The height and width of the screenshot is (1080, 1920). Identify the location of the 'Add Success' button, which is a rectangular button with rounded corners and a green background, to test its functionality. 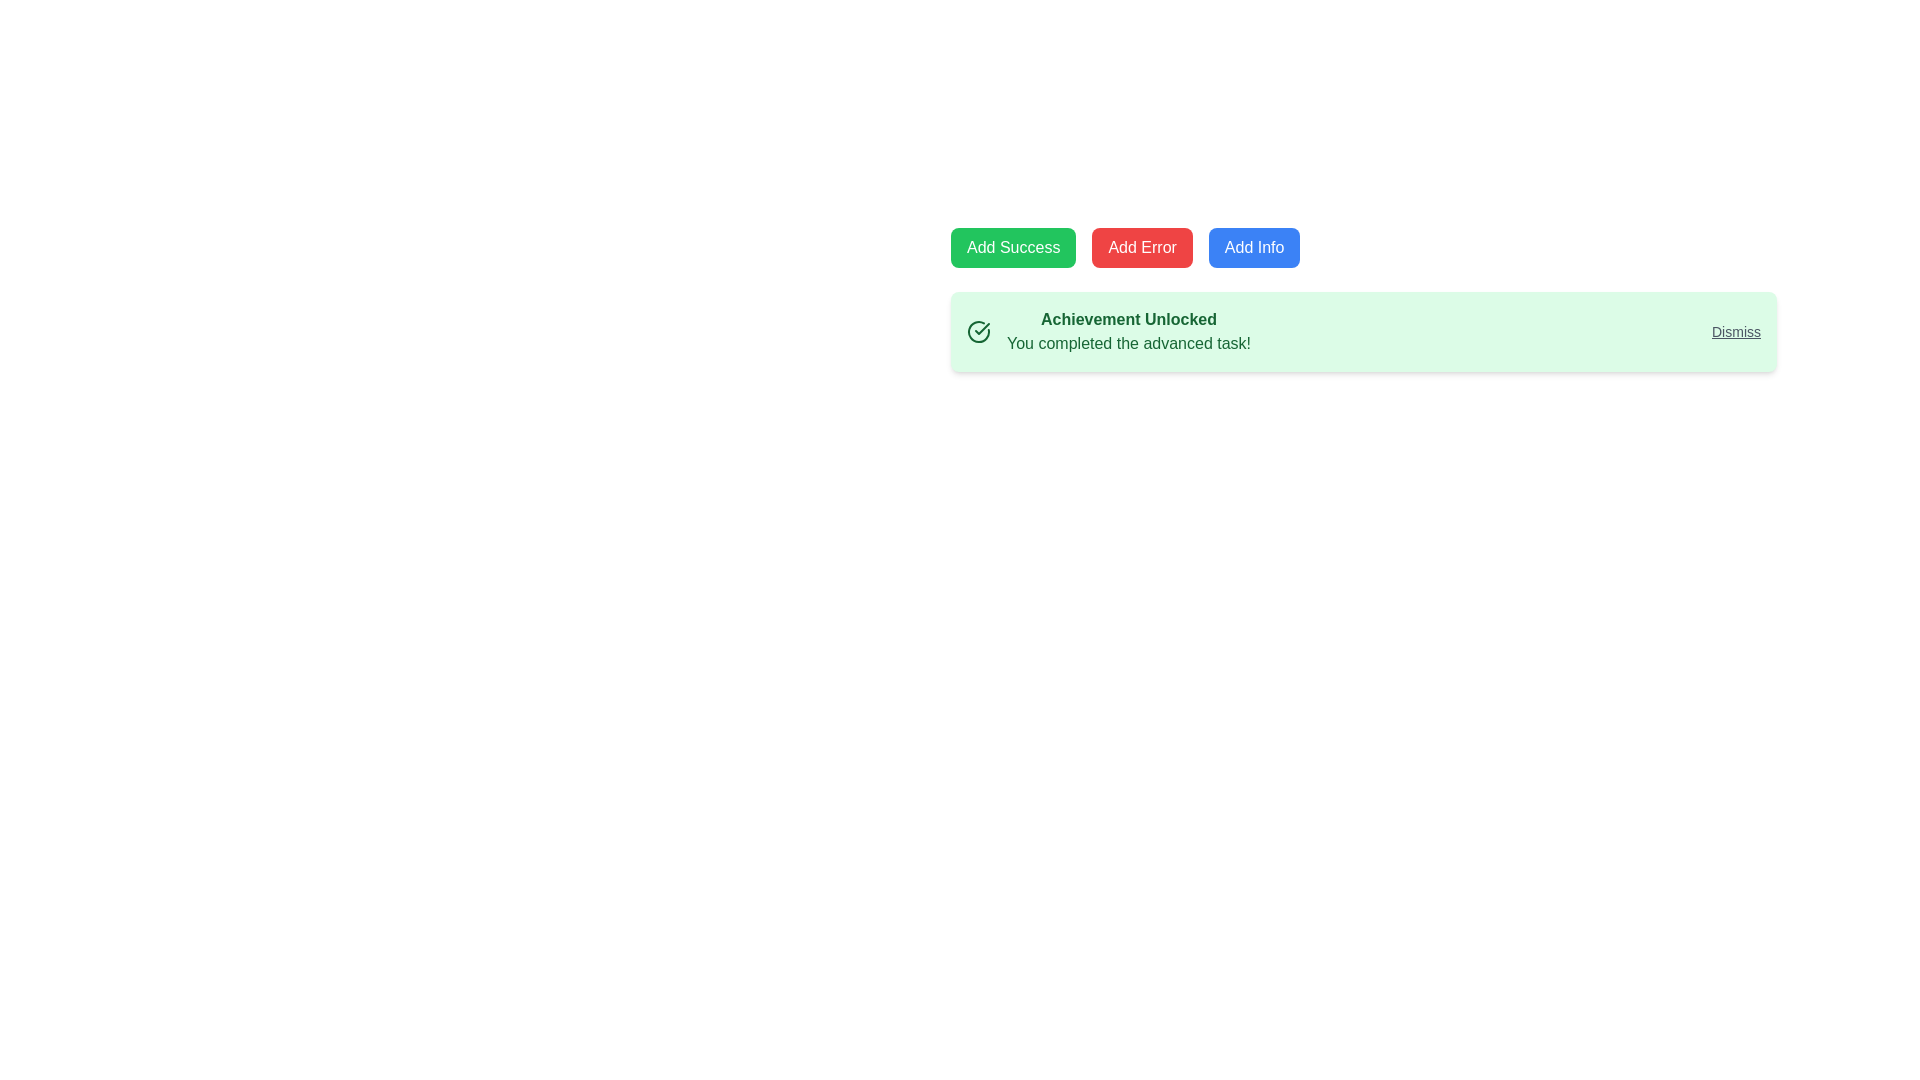
(1013, 246).